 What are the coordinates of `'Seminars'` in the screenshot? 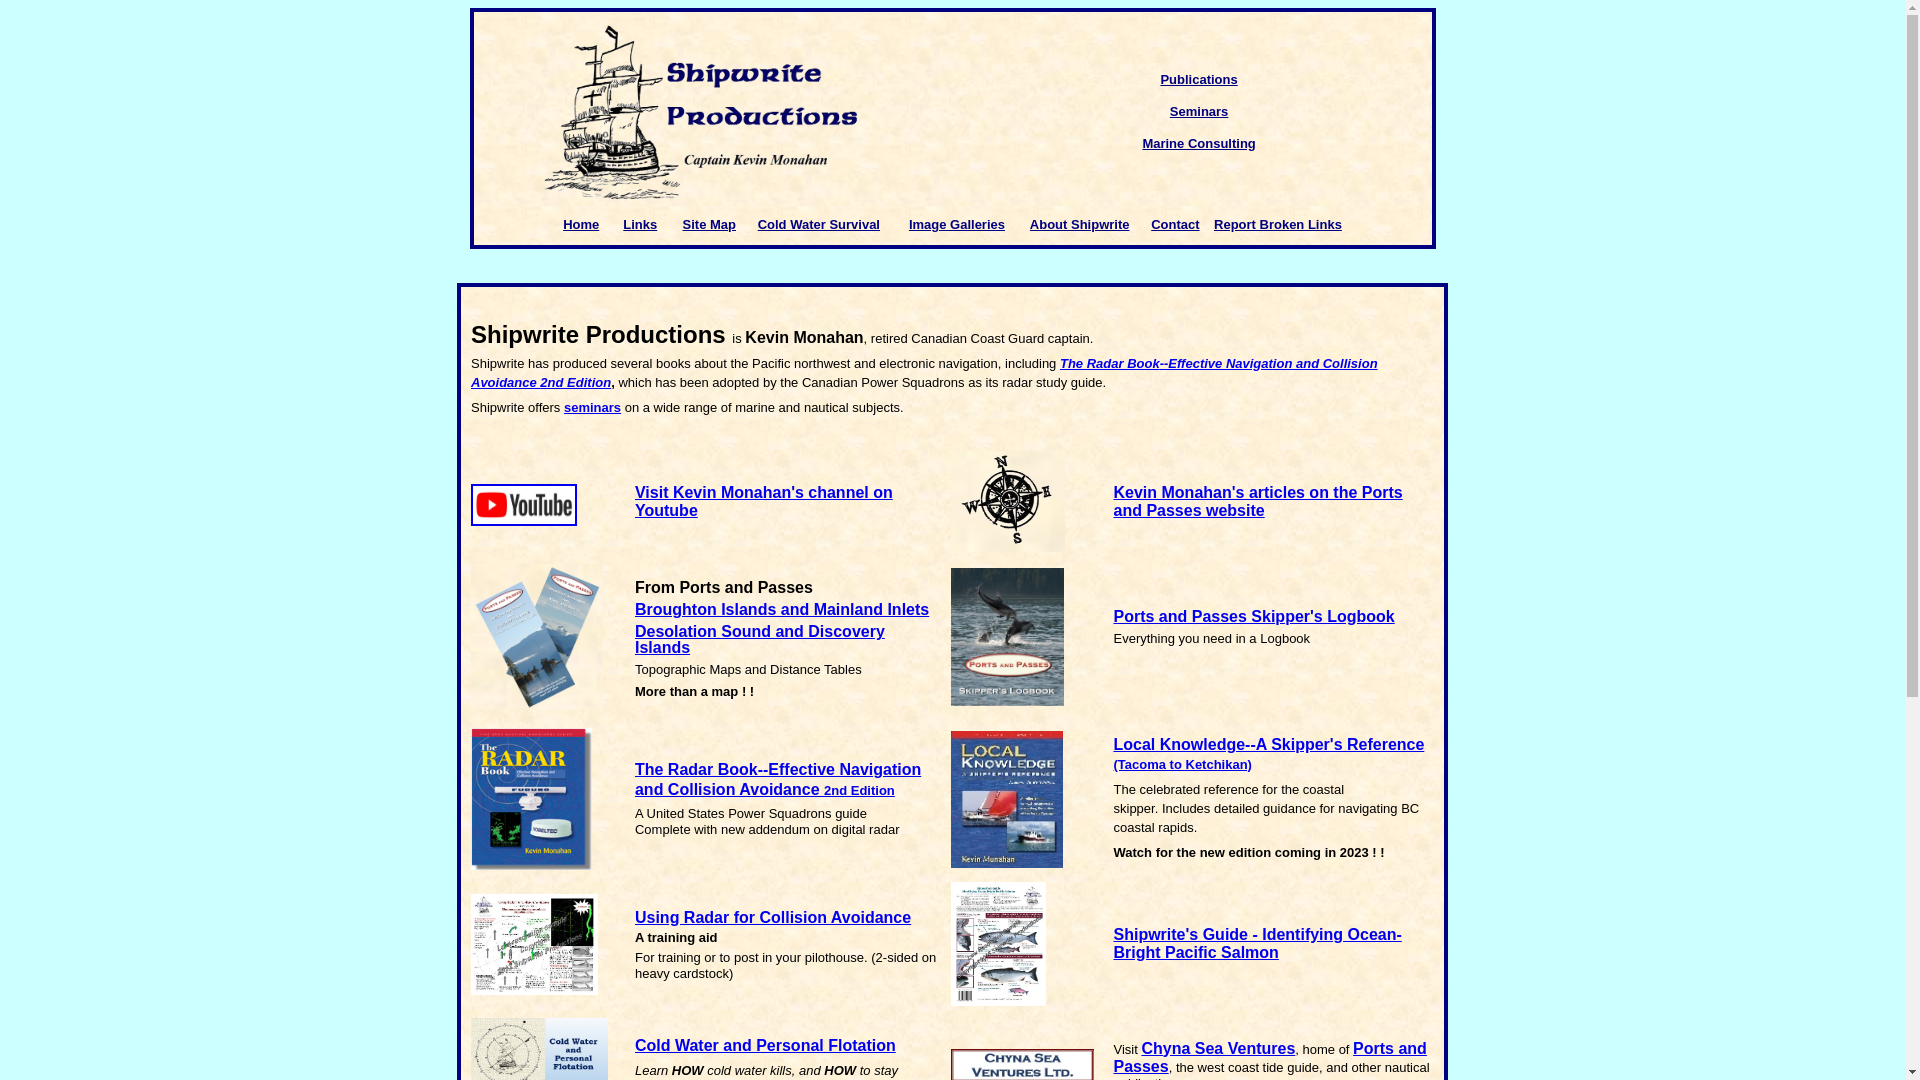 It's located at (1199, 111).